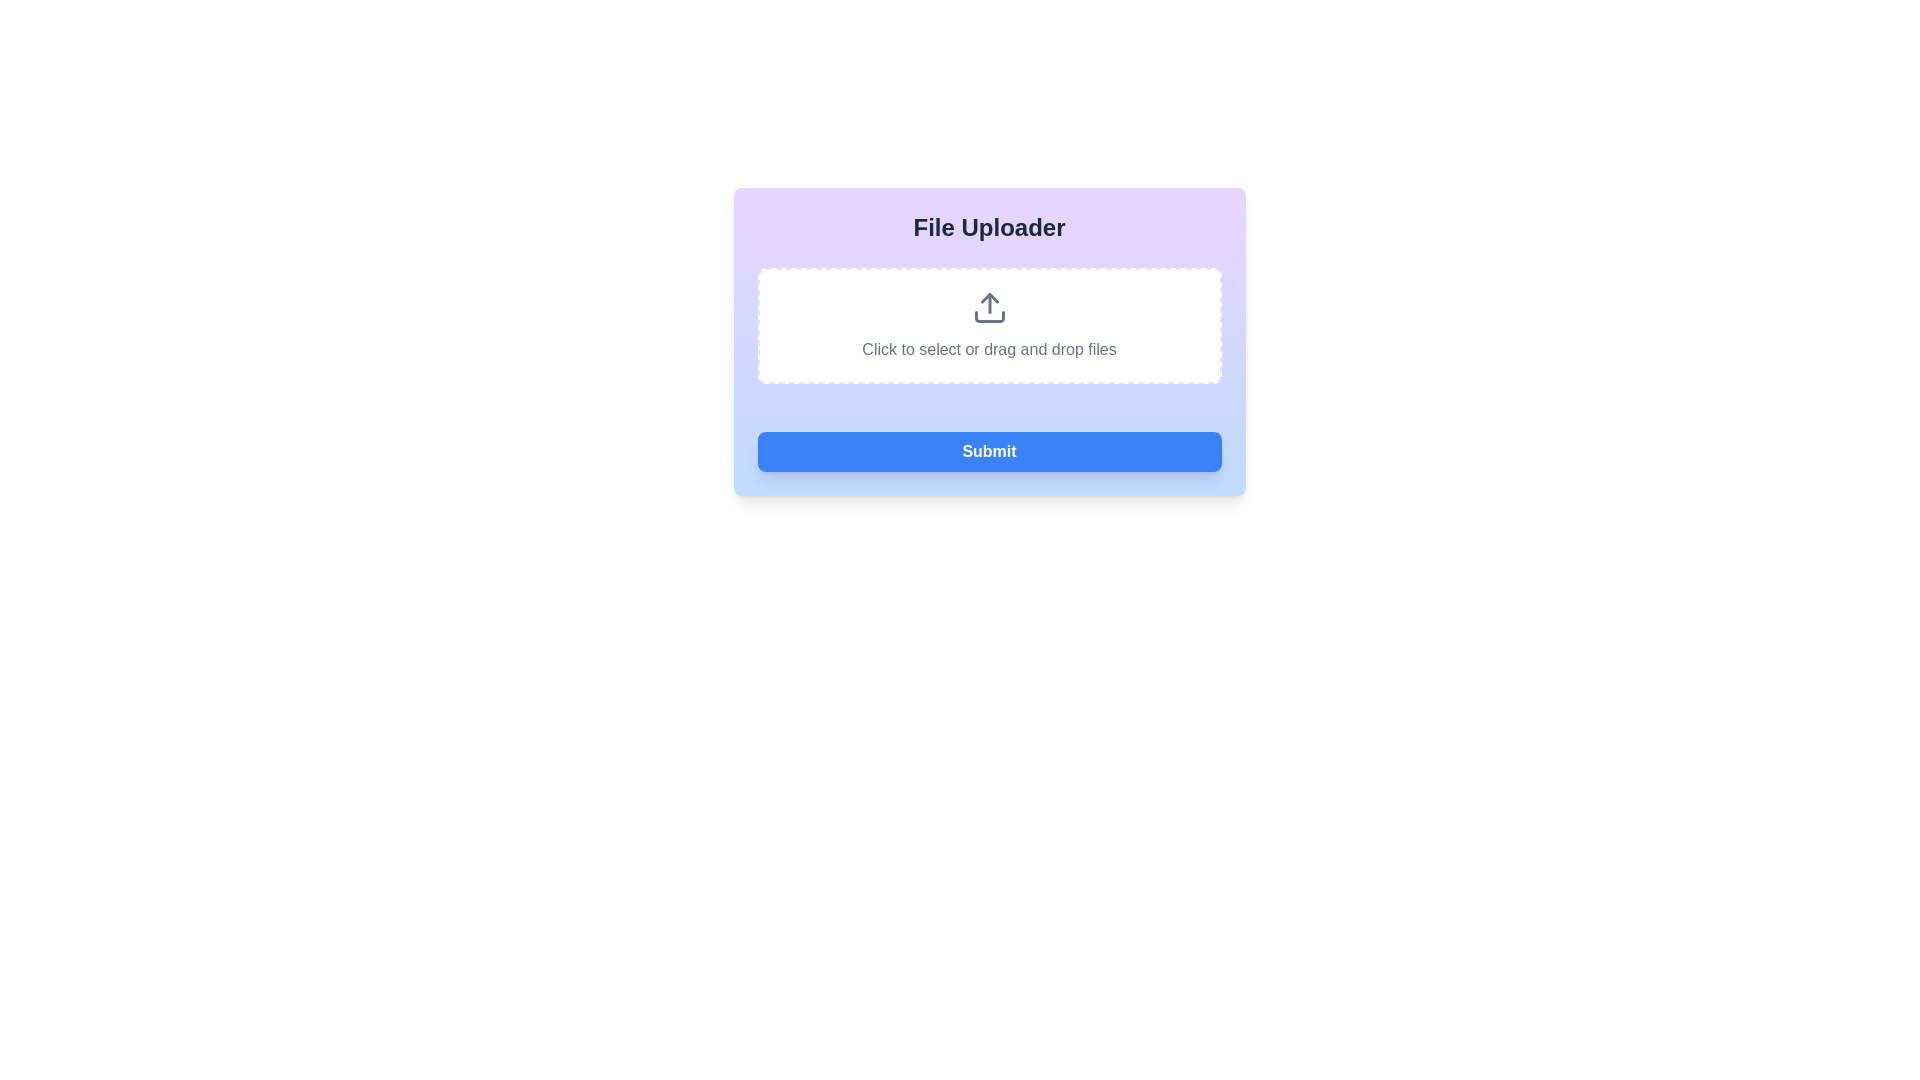 Image resolution: width=1920 pixels, height=1080 pixels. What do you see at coordinates (989, 298) in the screenshot?
I see `the upward triangle icon indicating file transfer or upload, positioned centrally above other components in the upload icon layout` at bounding box center [989, 298].